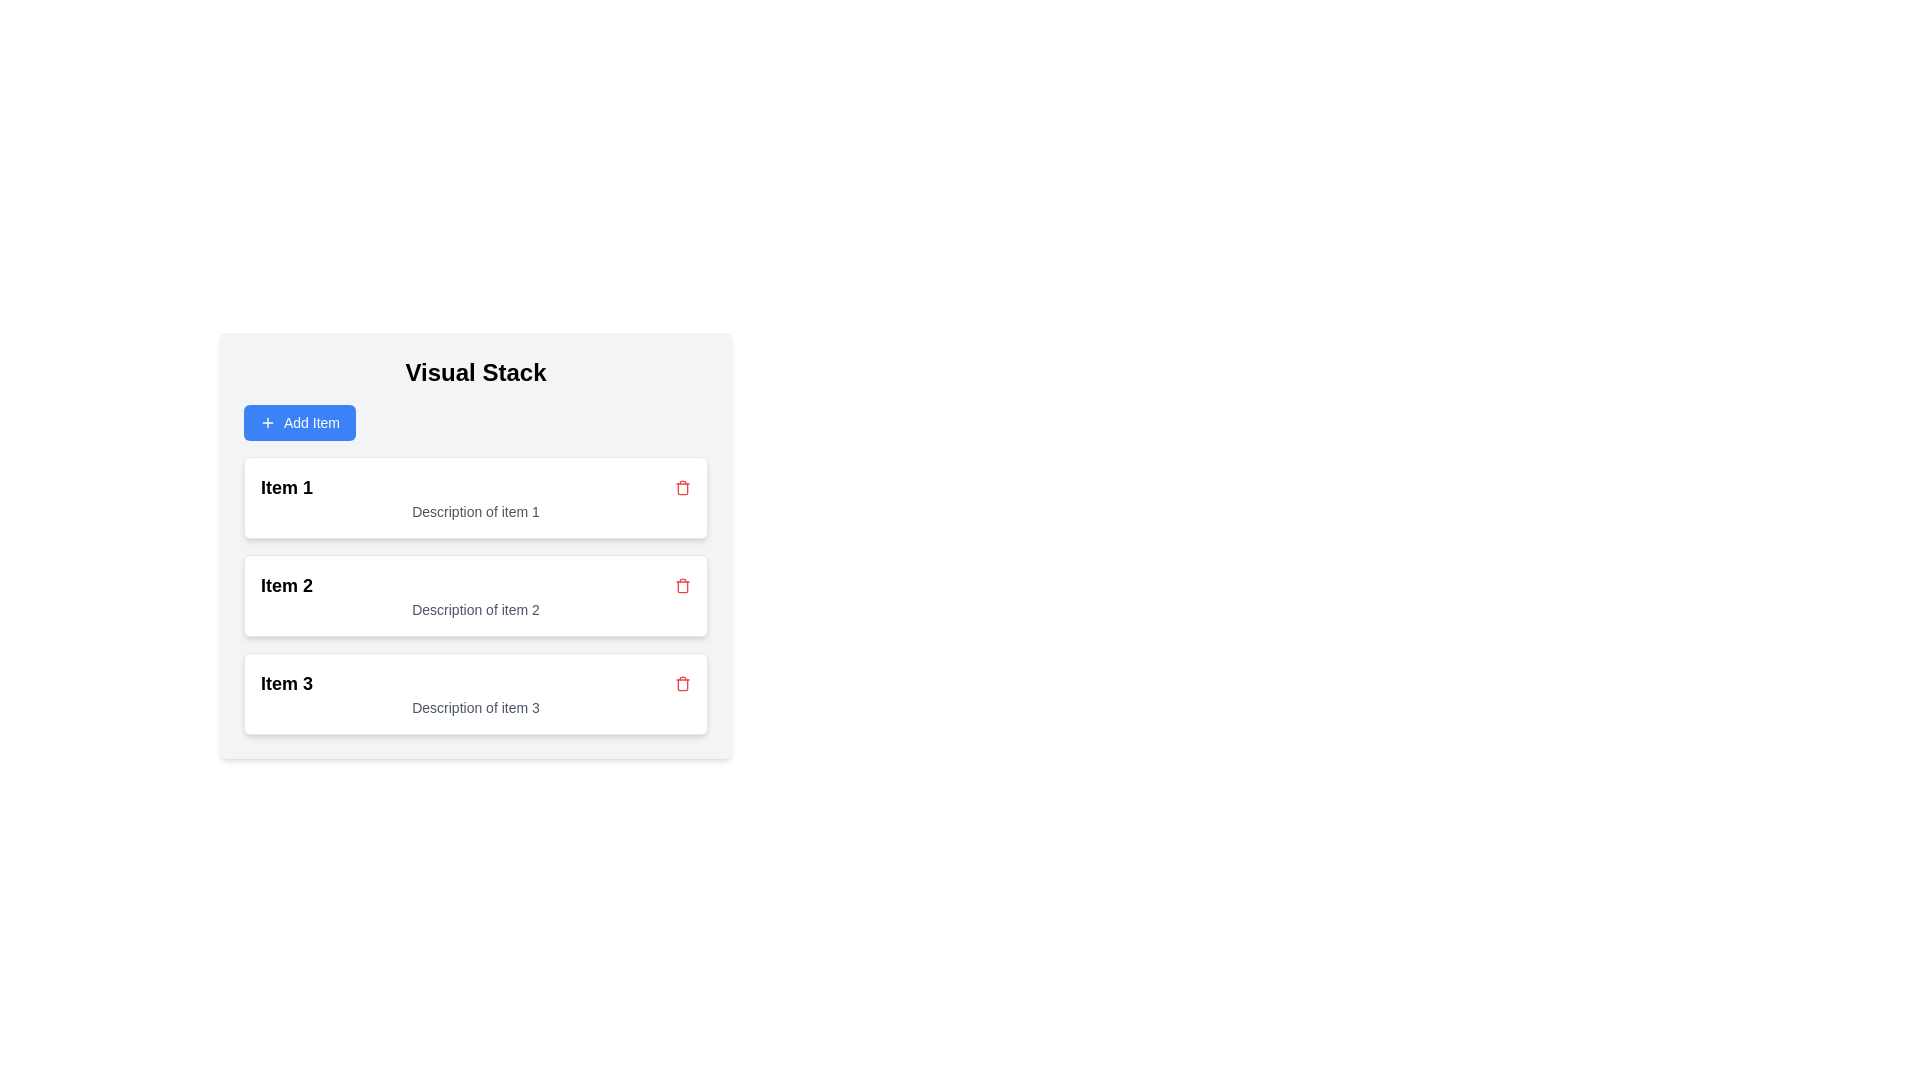 Image resolution: width=1920 pixels, height=1080 pixels. Describe the element at coordinates (474, 496) in the screenshot. I see `the Information Card that contains the bold text 'Item 1' and the smaller gray text 'Description of item 1', which is the first card in a vertical stack located below the heading 'Visual Stack'` at that location.